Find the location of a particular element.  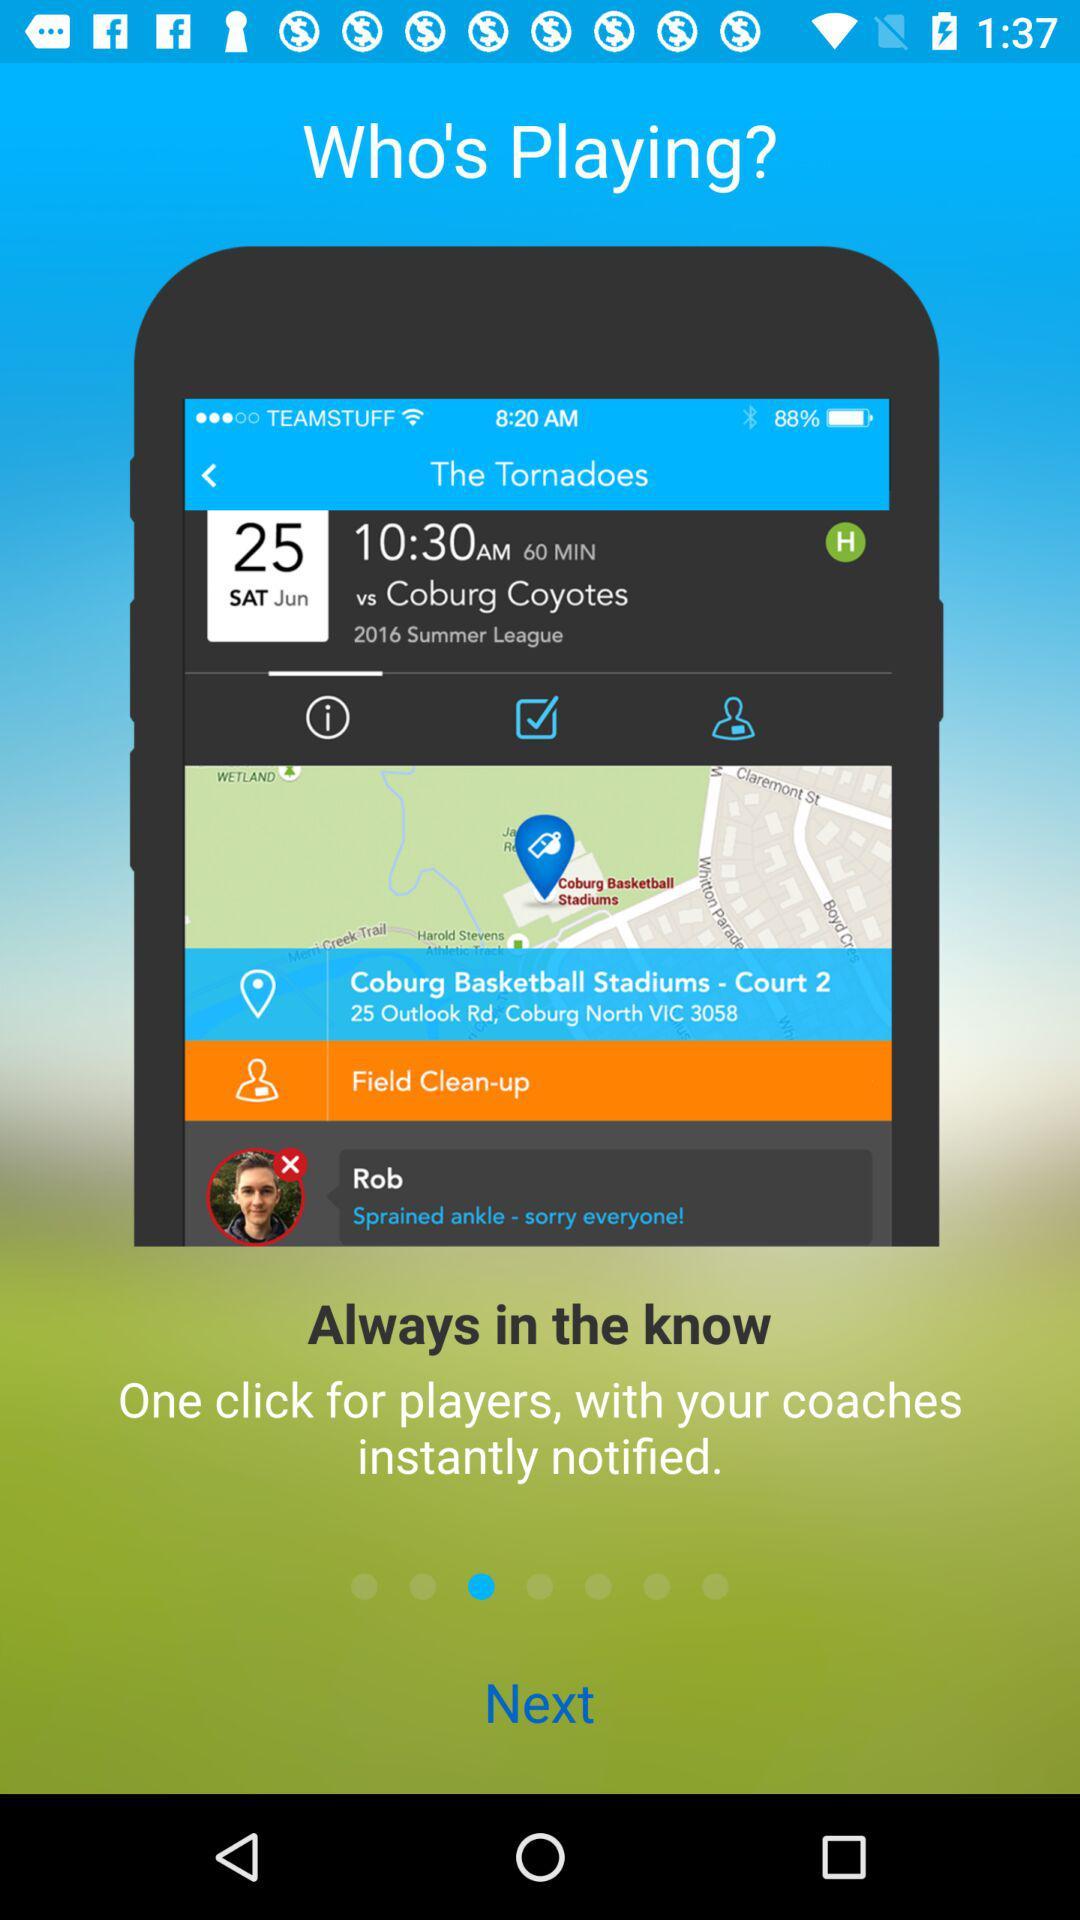

next page is located at coordinates (422, 1585).